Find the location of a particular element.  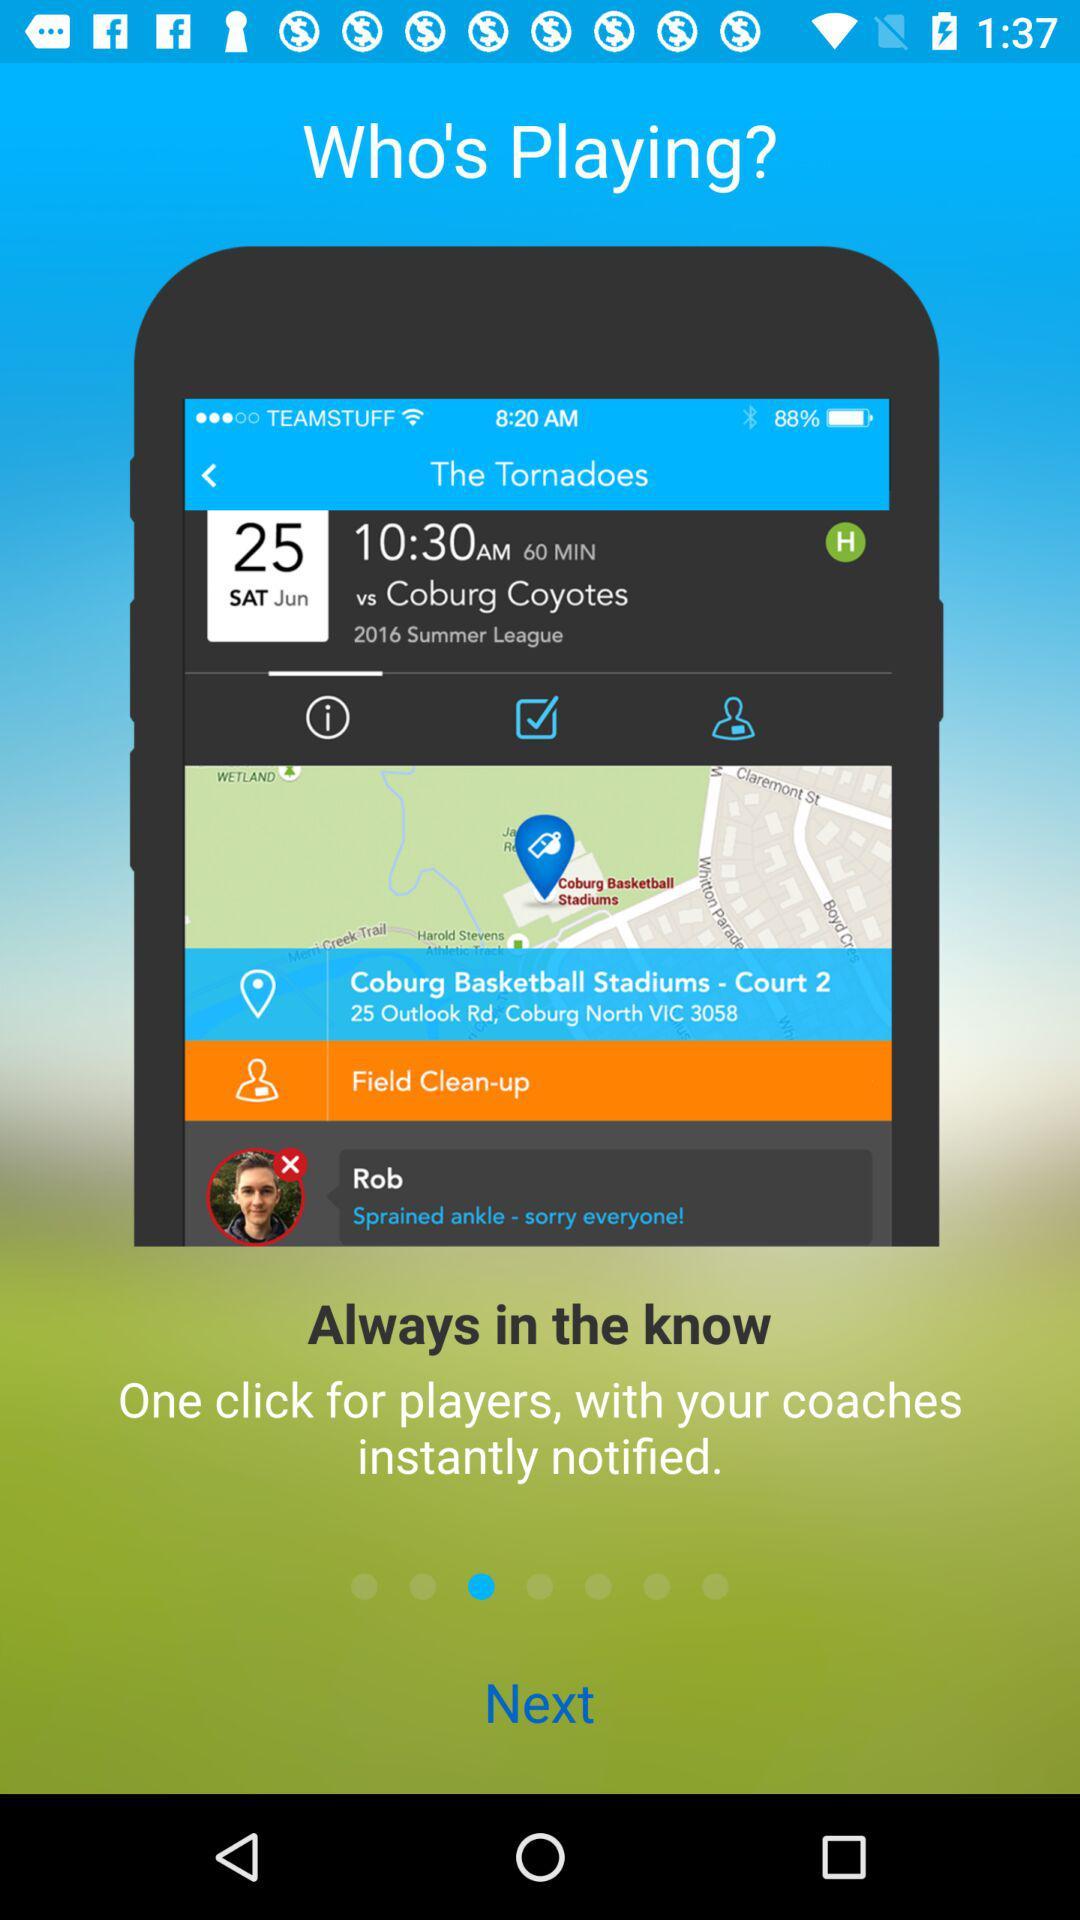

next page is located at coordinates (422, 1585).